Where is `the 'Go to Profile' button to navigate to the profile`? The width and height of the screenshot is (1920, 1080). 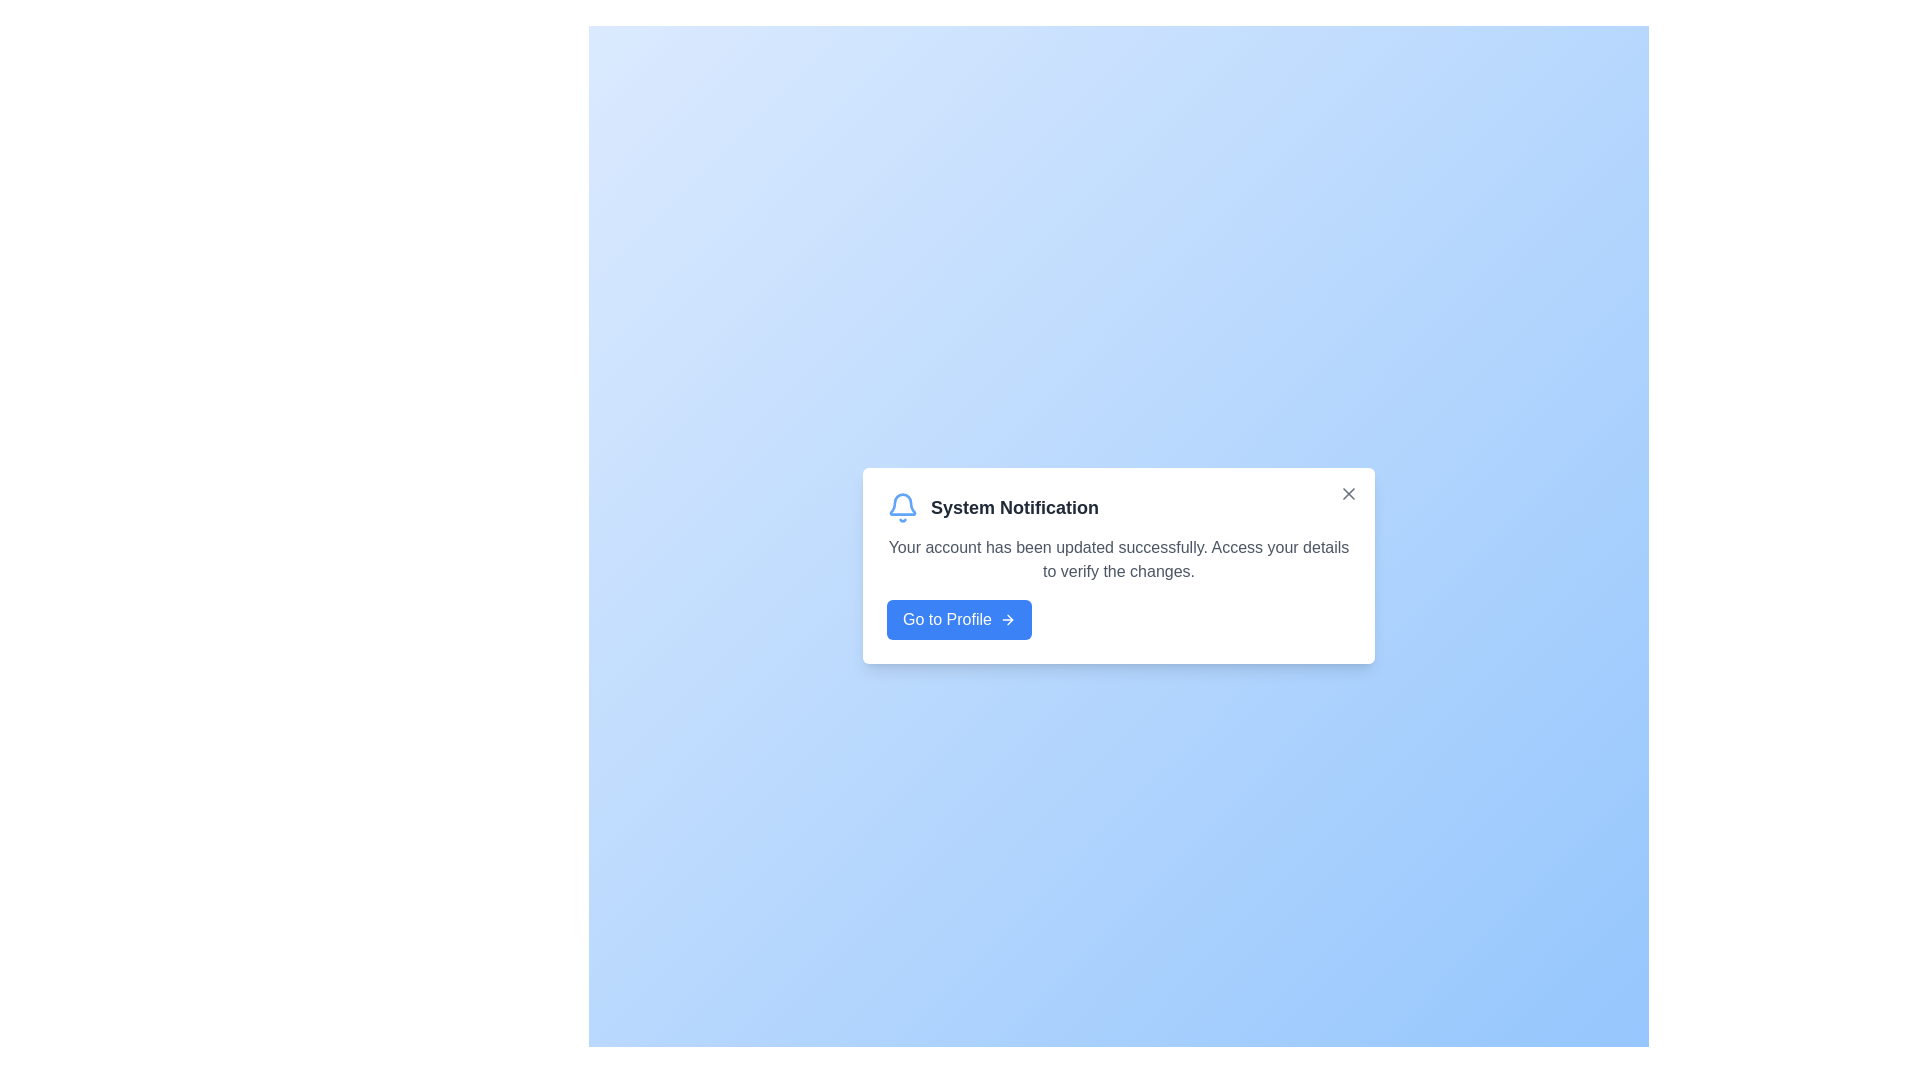
the 'Go to Profile' button to navigate to the profile is located at coordinates (958, 619).